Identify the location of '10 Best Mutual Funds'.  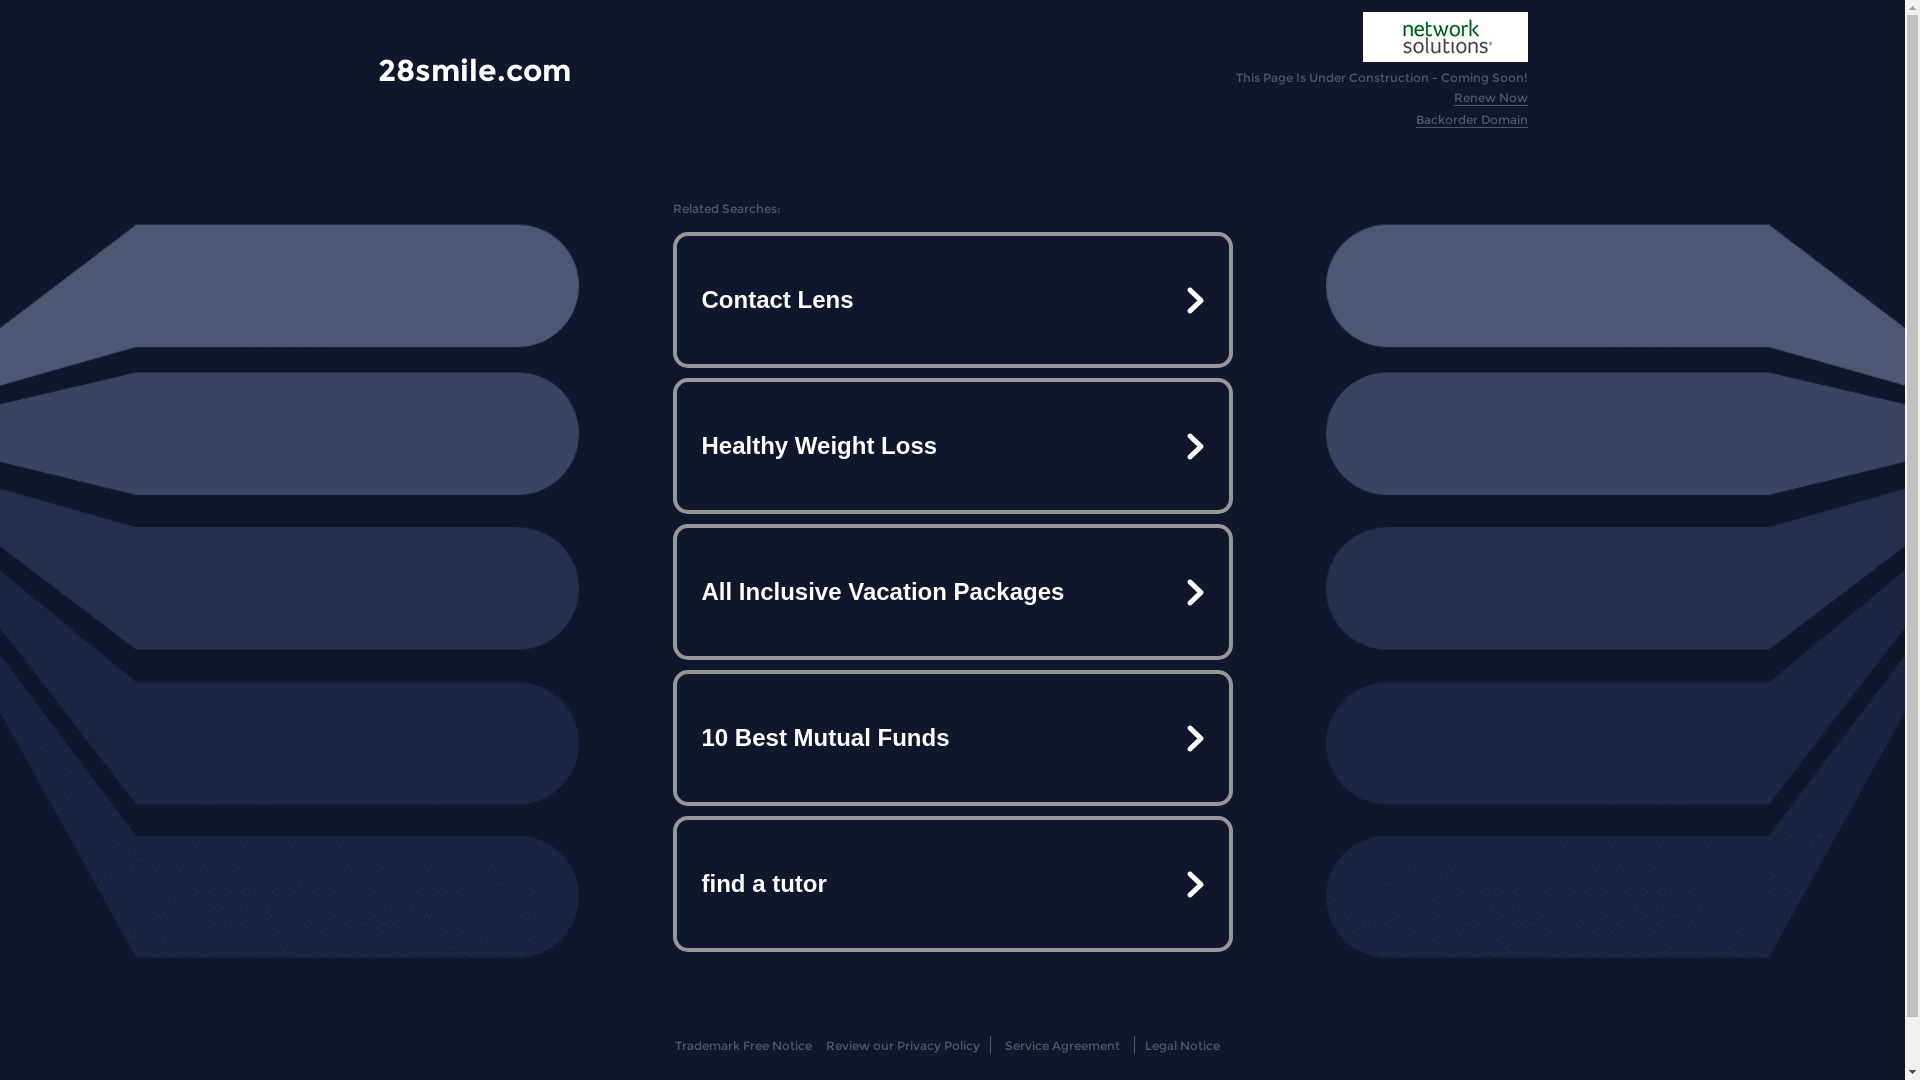
(676, 737).